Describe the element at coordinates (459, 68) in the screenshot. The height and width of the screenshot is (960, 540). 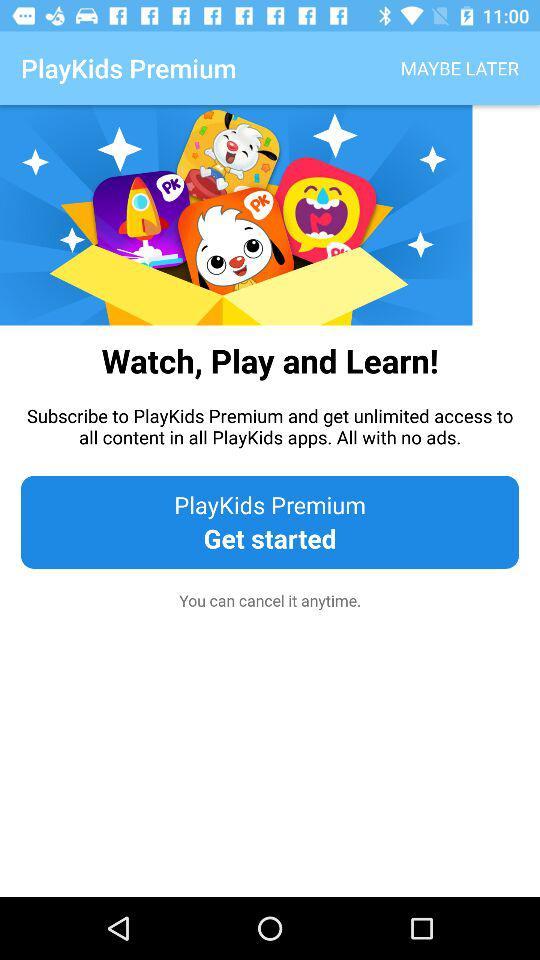
I see `maybe later` at that location.